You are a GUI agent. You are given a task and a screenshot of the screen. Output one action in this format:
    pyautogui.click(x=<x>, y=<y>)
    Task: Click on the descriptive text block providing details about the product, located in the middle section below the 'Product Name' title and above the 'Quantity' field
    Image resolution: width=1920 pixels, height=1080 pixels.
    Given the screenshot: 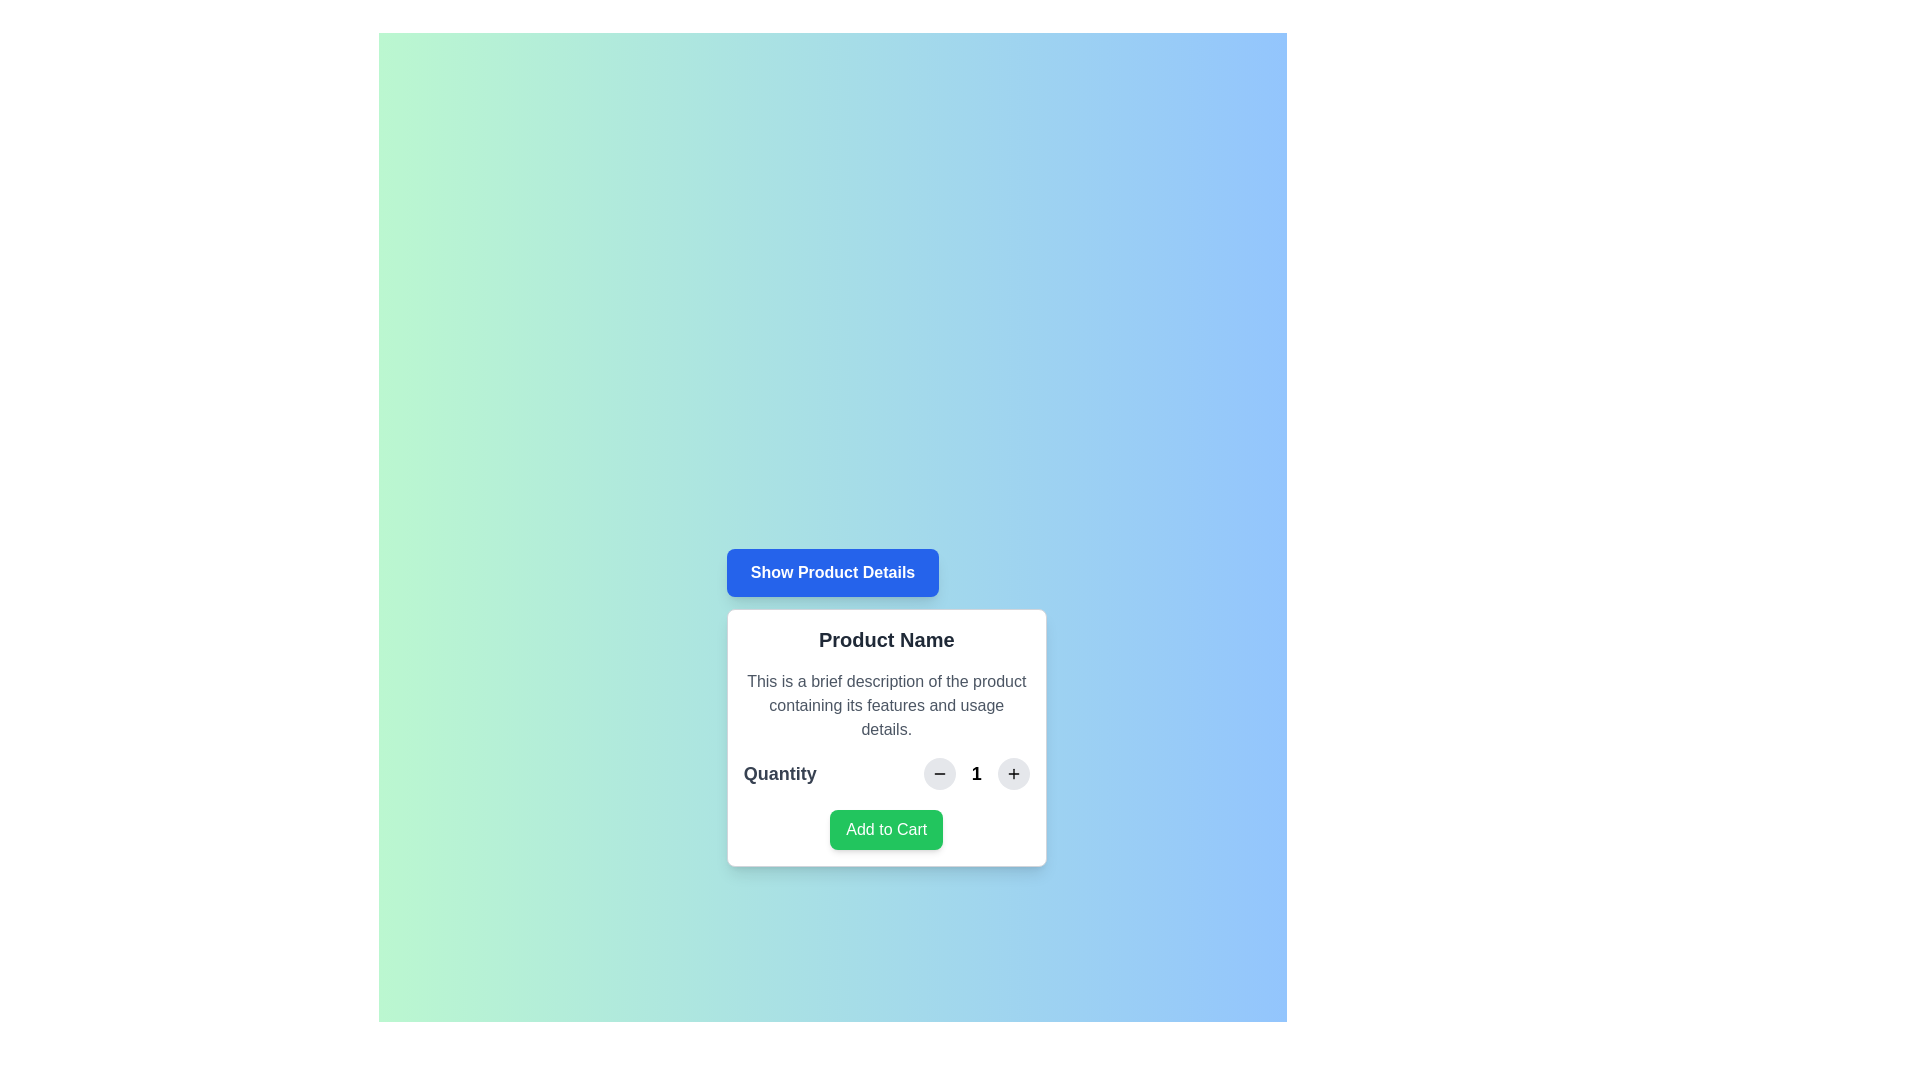 What is the action you would take?
    pyautogui.click(x=885, y=704)
    